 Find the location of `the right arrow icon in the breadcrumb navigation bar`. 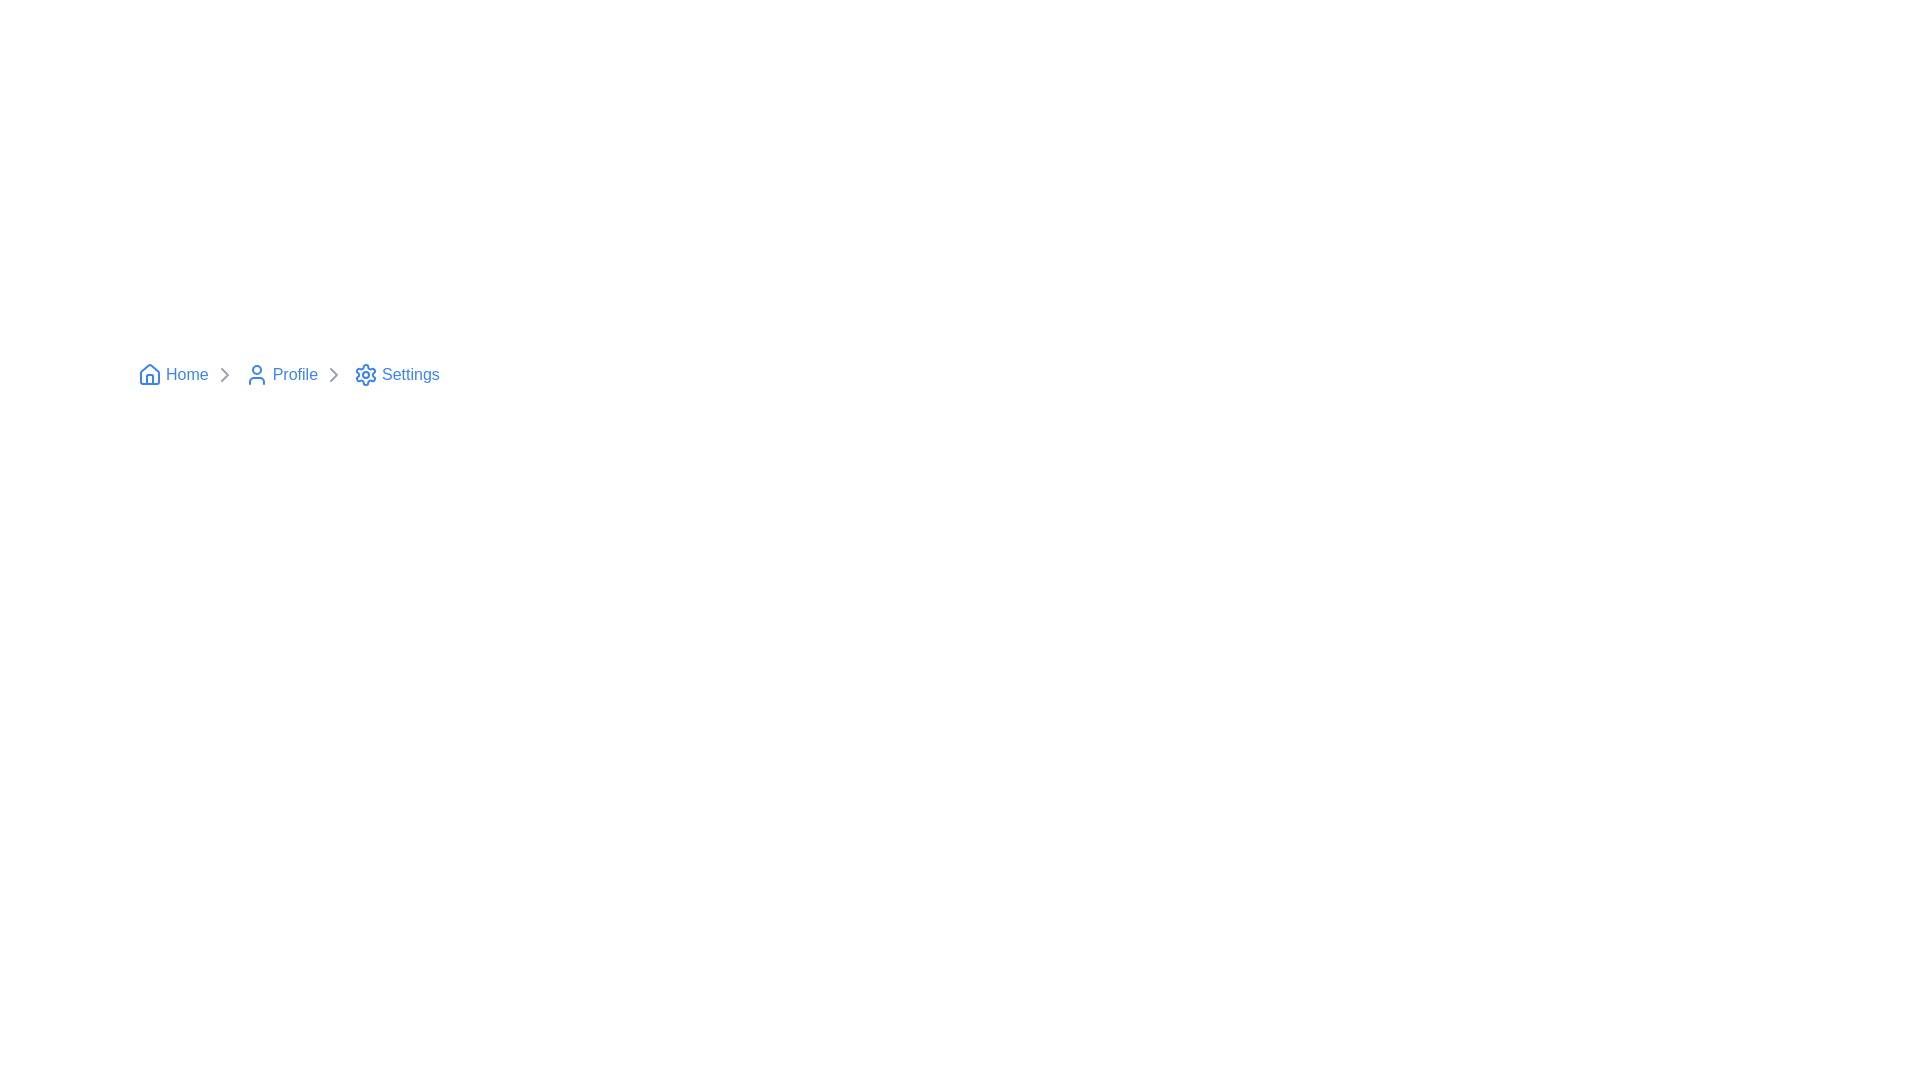

the right arrow icon in the breadcrumb navigation bar is located at coordinates (334, 374).